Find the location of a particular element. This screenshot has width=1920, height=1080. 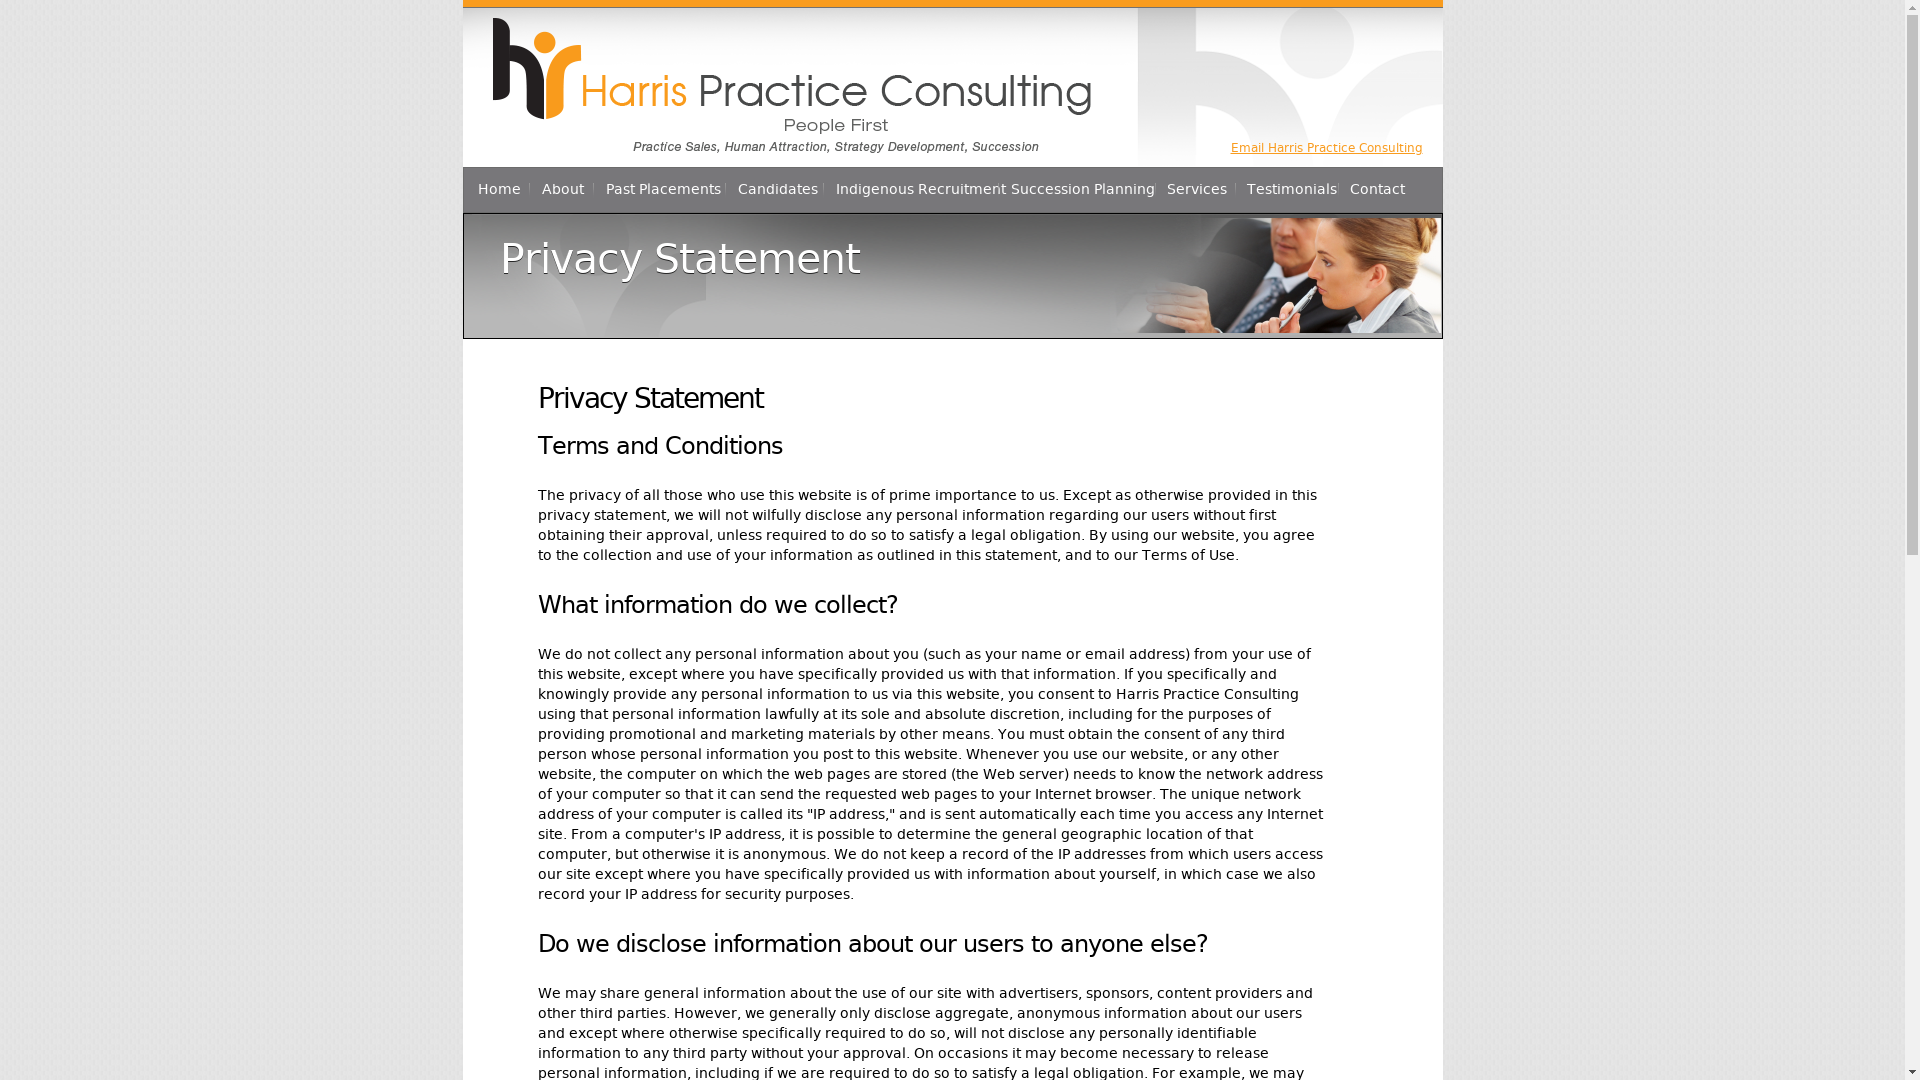

'Email Harris Practice Consulting' is located at coordinates (1228, 146).